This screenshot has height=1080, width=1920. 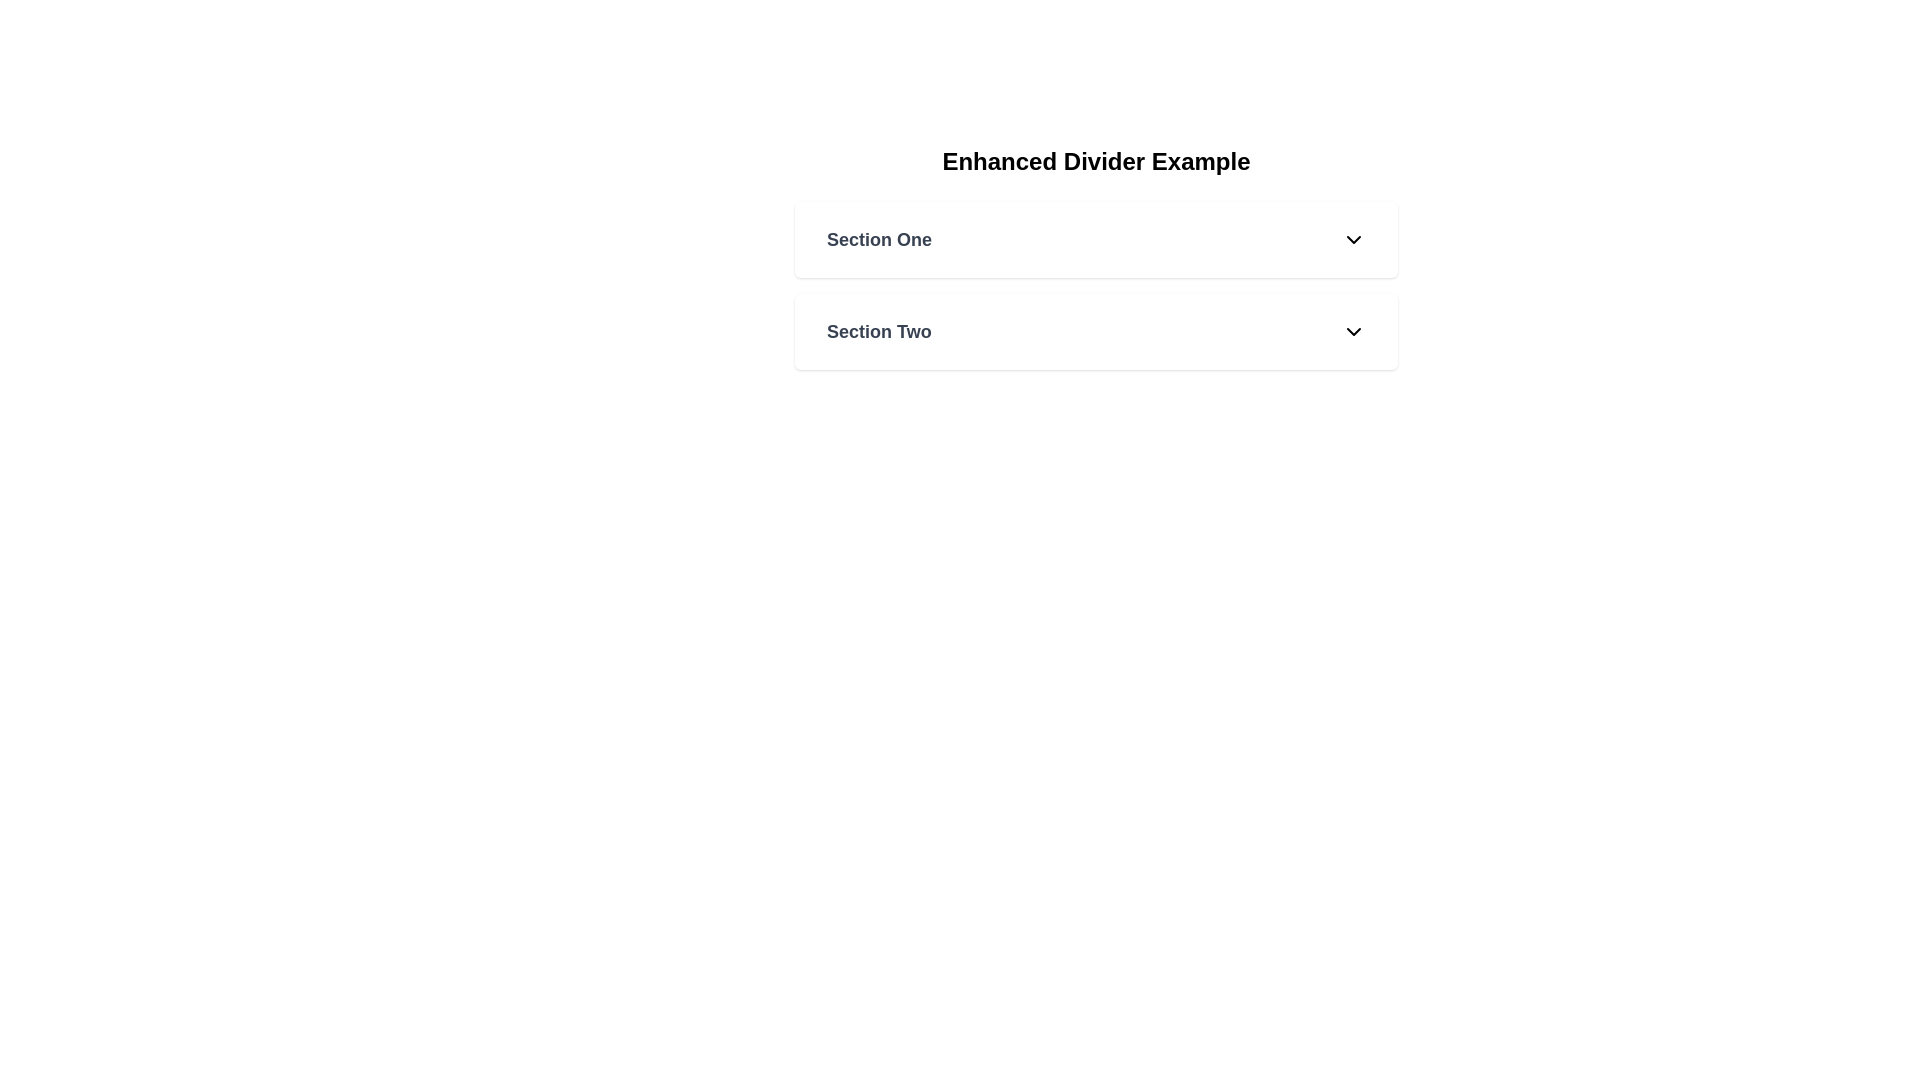 What do you see at coordinates (879, 238) in the screenshot?
I see `the text label that identifies the first section of the collapsible list interface, located to the left of the chevron icon` at bounding box center [879, 238].